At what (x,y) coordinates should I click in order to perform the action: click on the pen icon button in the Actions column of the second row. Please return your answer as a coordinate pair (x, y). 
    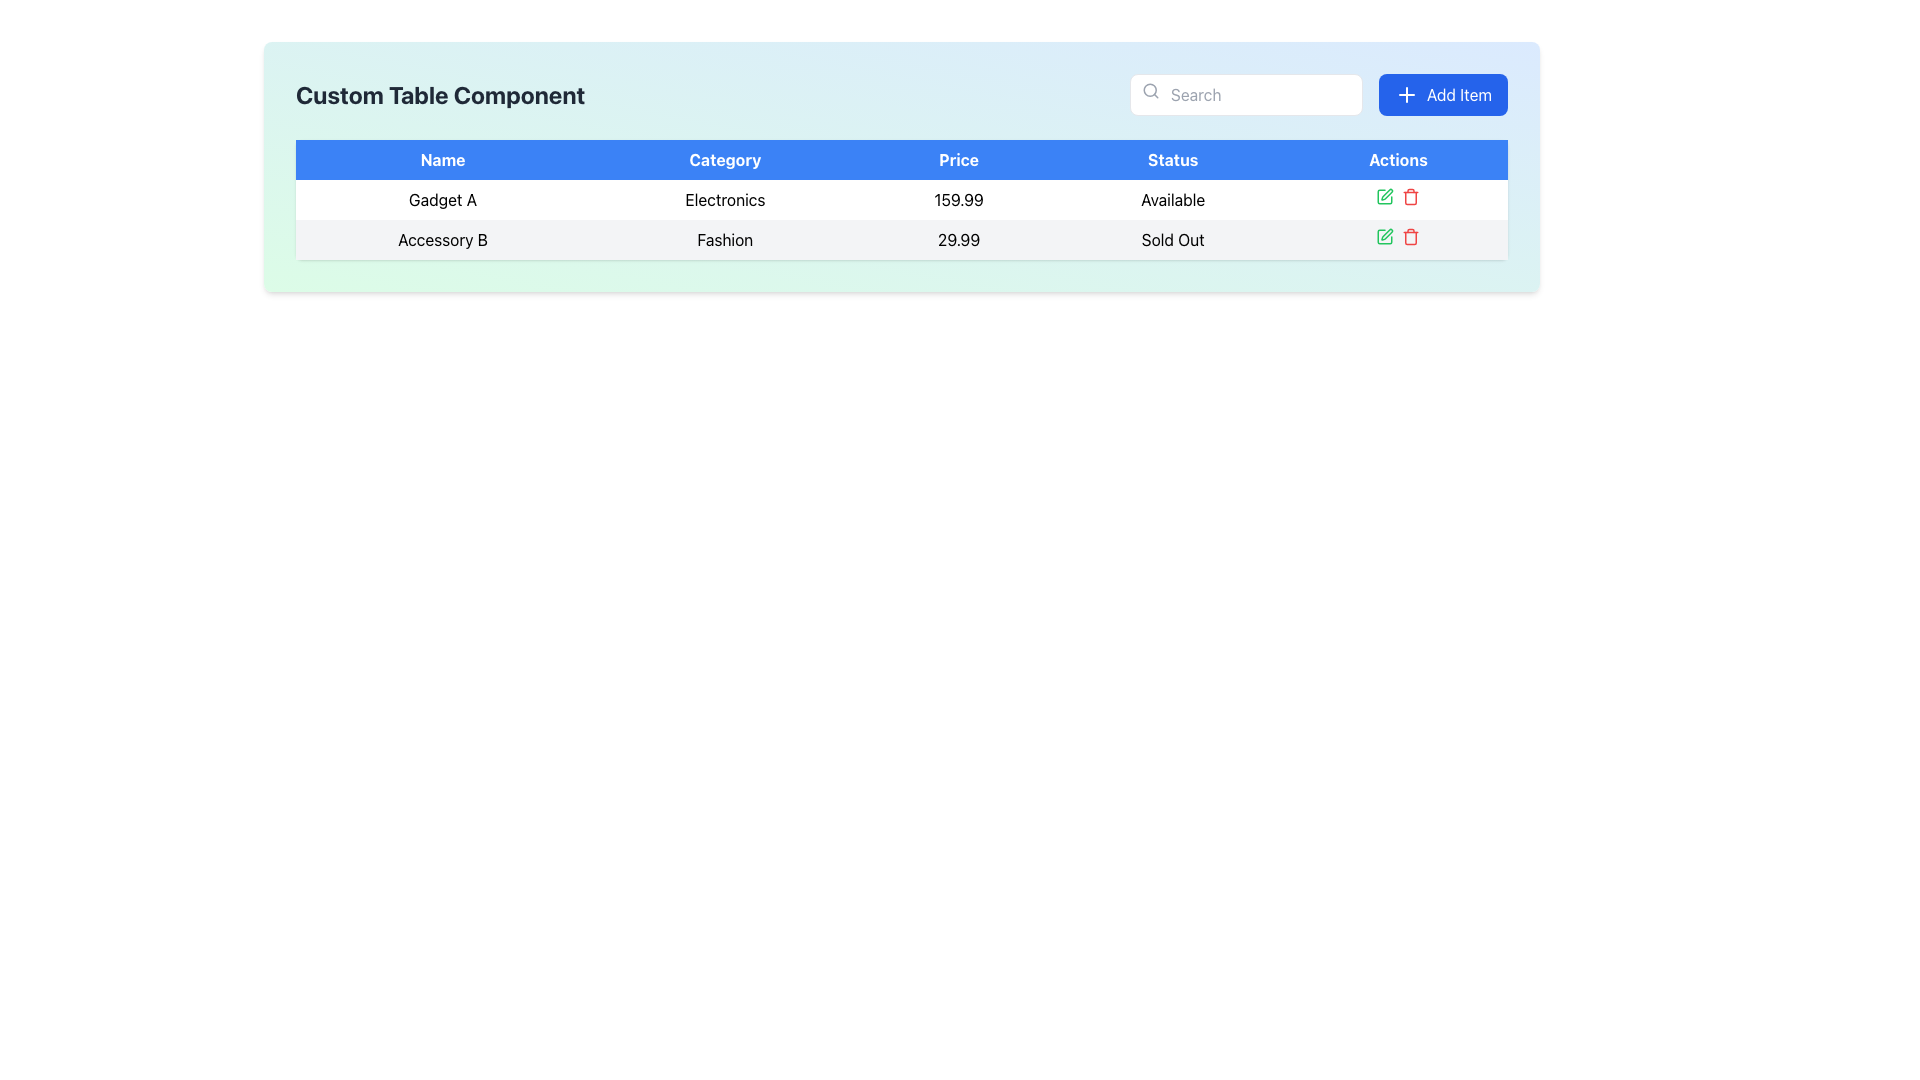
    Looking at the image, I should click on (1386, 233).